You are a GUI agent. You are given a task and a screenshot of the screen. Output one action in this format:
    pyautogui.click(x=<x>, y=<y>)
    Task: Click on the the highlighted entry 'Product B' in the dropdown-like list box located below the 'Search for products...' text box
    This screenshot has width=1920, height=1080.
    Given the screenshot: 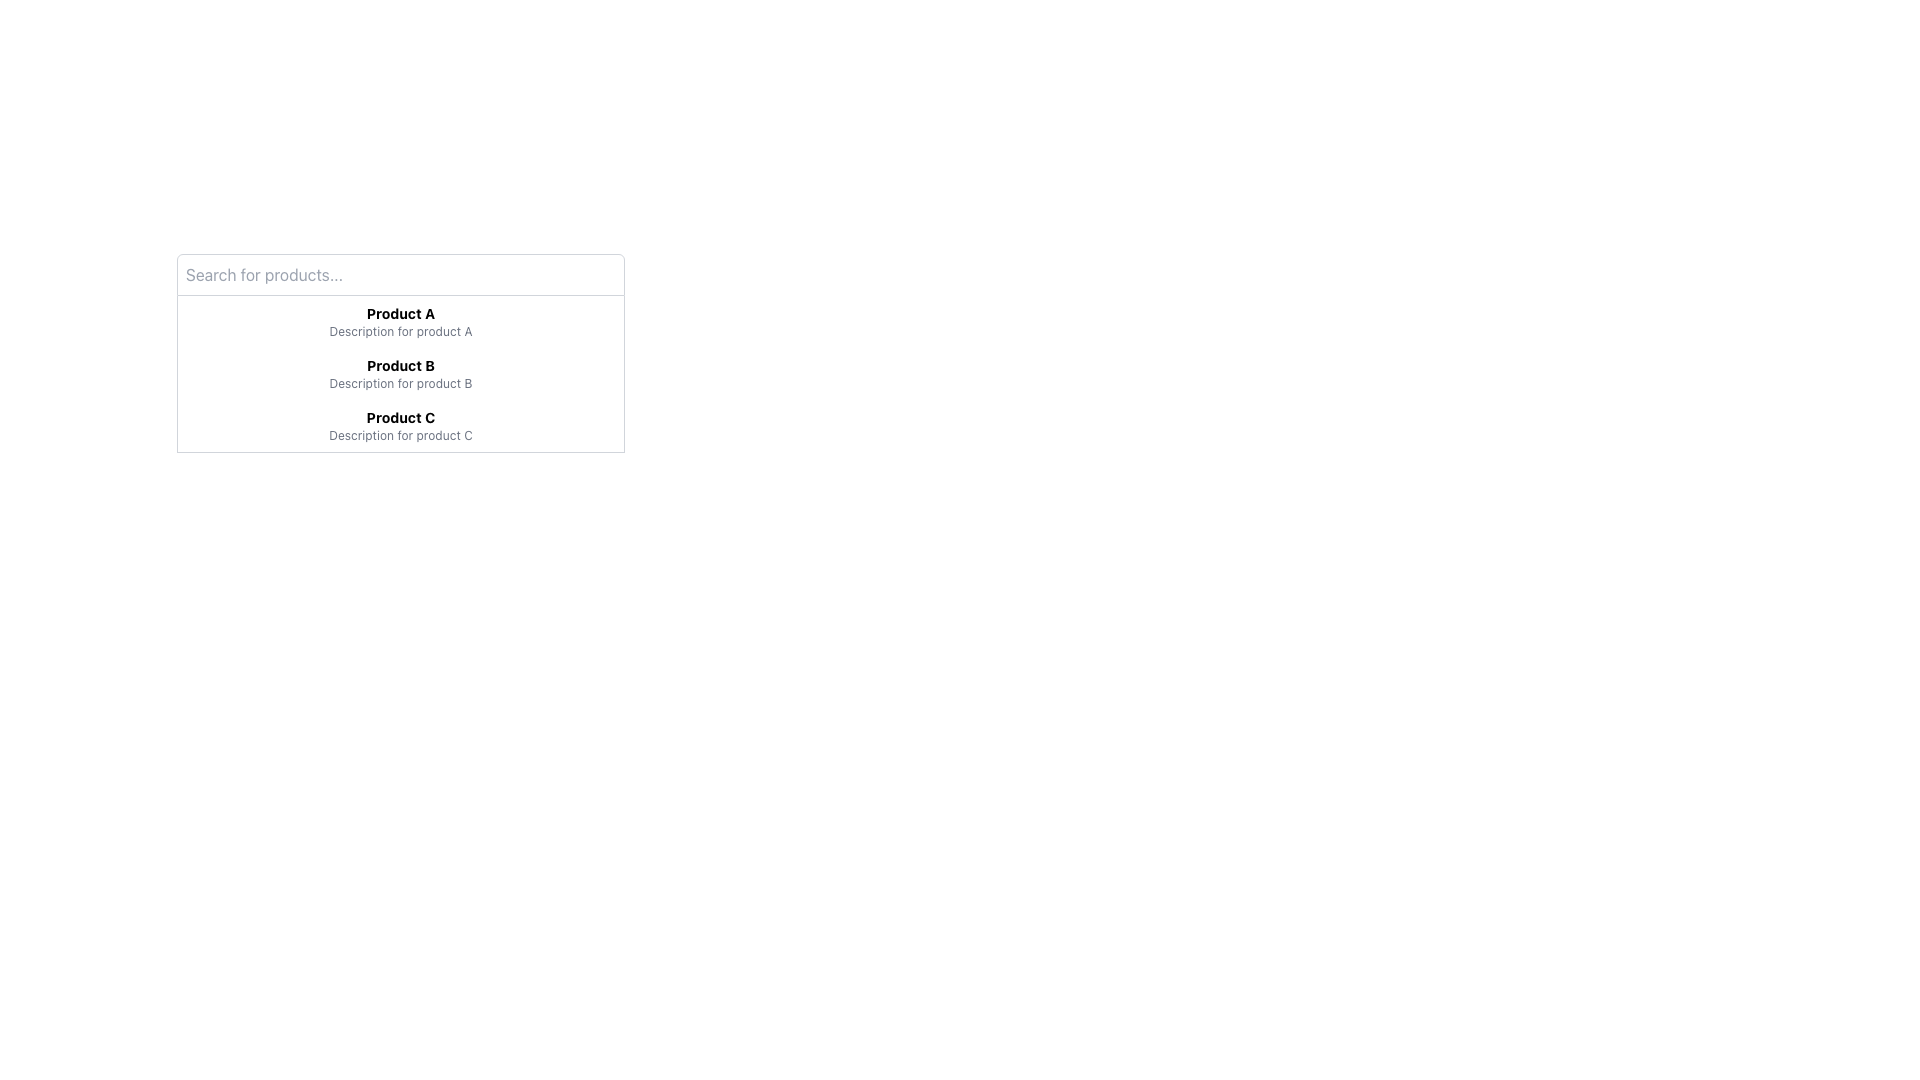 What is the action you would take?
    pyautogui.click(x=400, y=374)
    